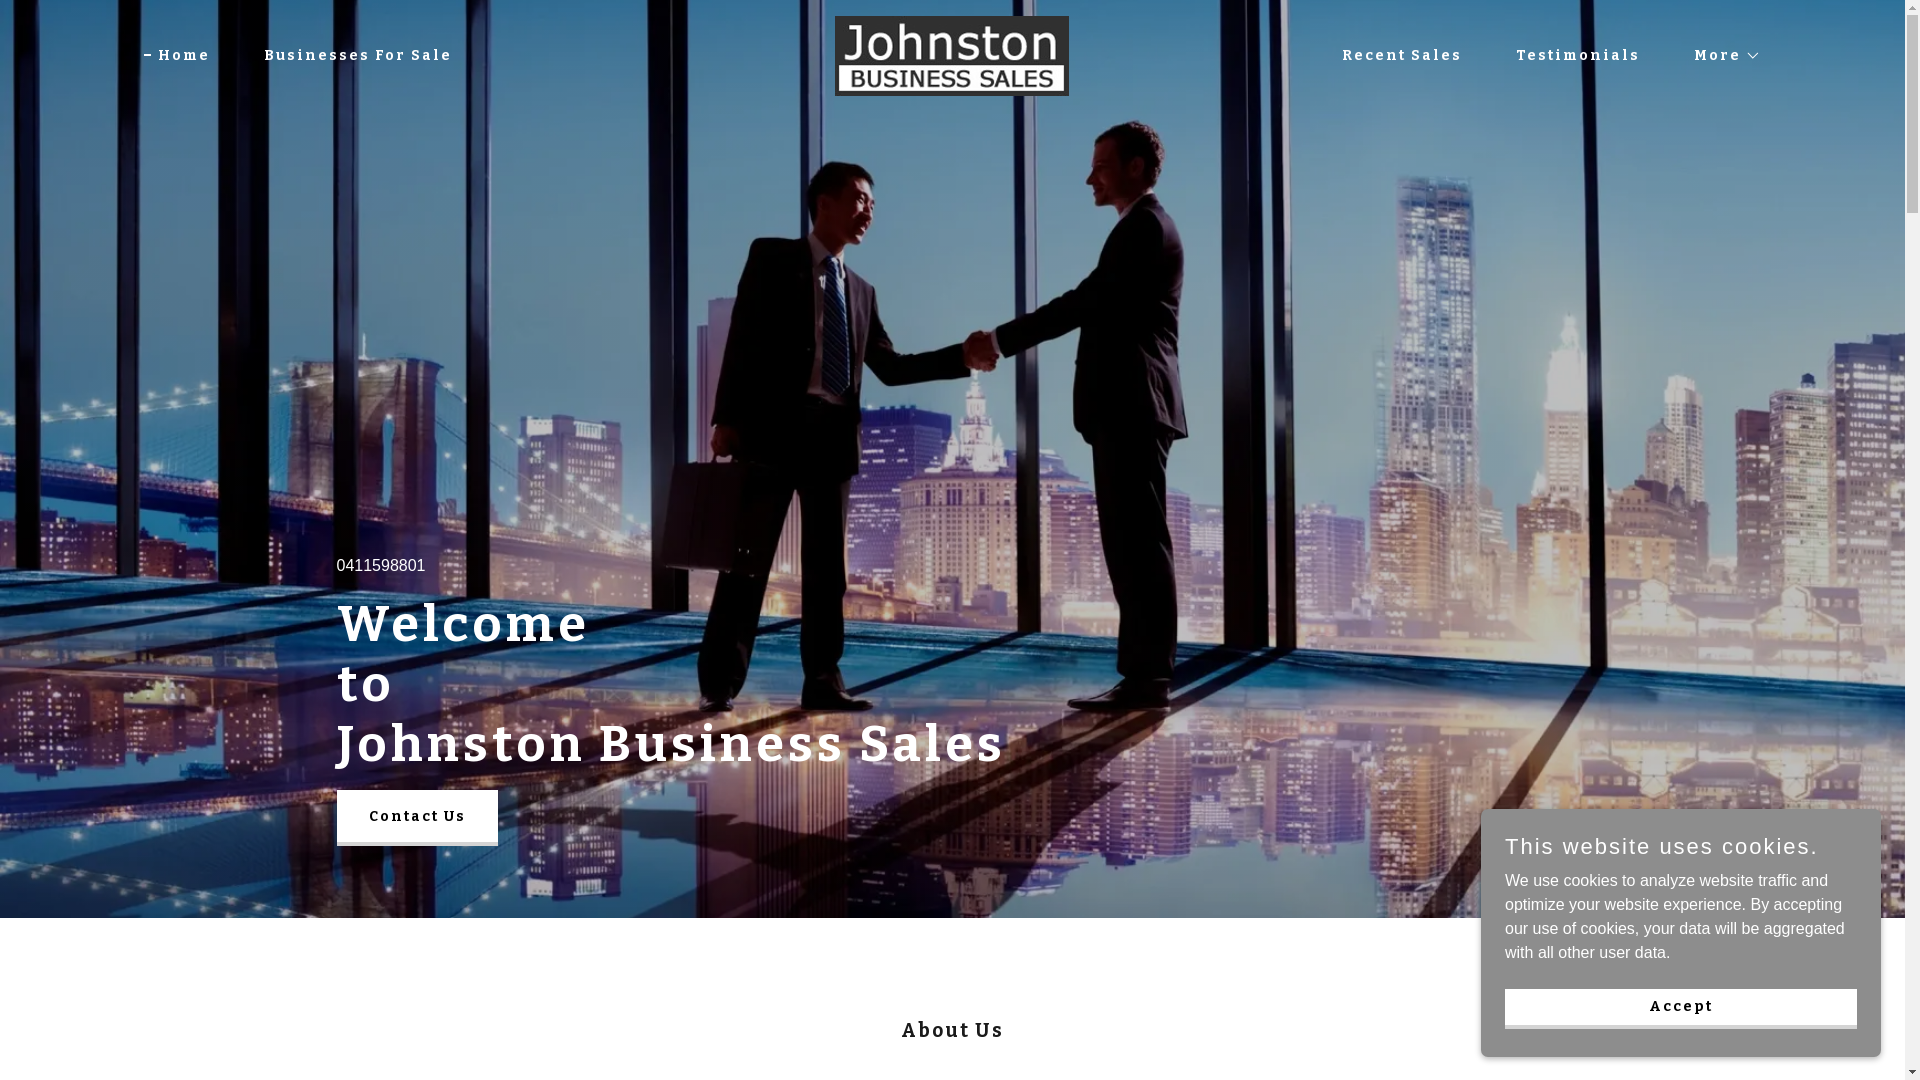 The width and height of the screenshot is (1920, 1080). What do you see at coordinates (950, 53) in the screenshot?
I see `'Johnston Business Sales Pty Ltd'` at bounding box center [950, 53].